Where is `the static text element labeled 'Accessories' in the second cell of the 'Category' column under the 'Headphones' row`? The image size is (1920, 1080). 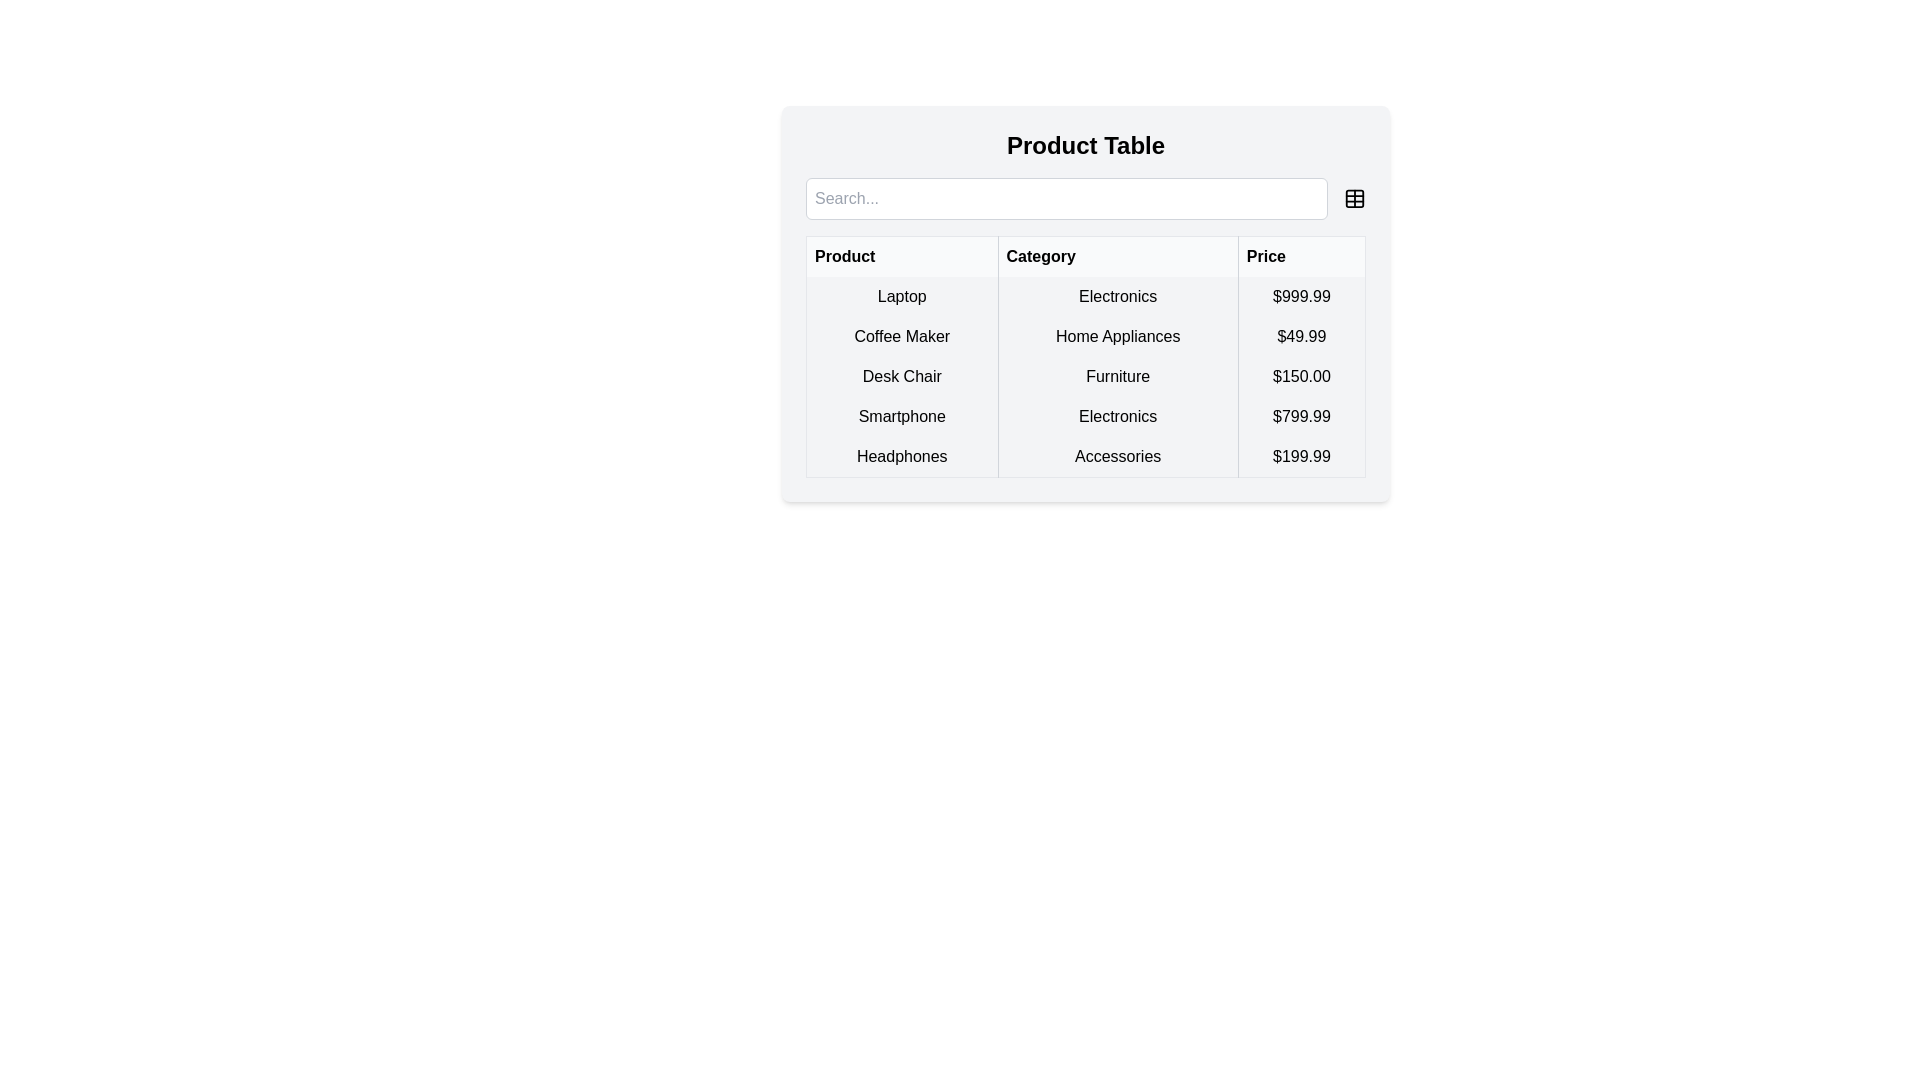
the static text element labeled 'Accessories' in the second cell of the 'Category' column under the 'Headphones' row is located at coordinates (1117, 457).